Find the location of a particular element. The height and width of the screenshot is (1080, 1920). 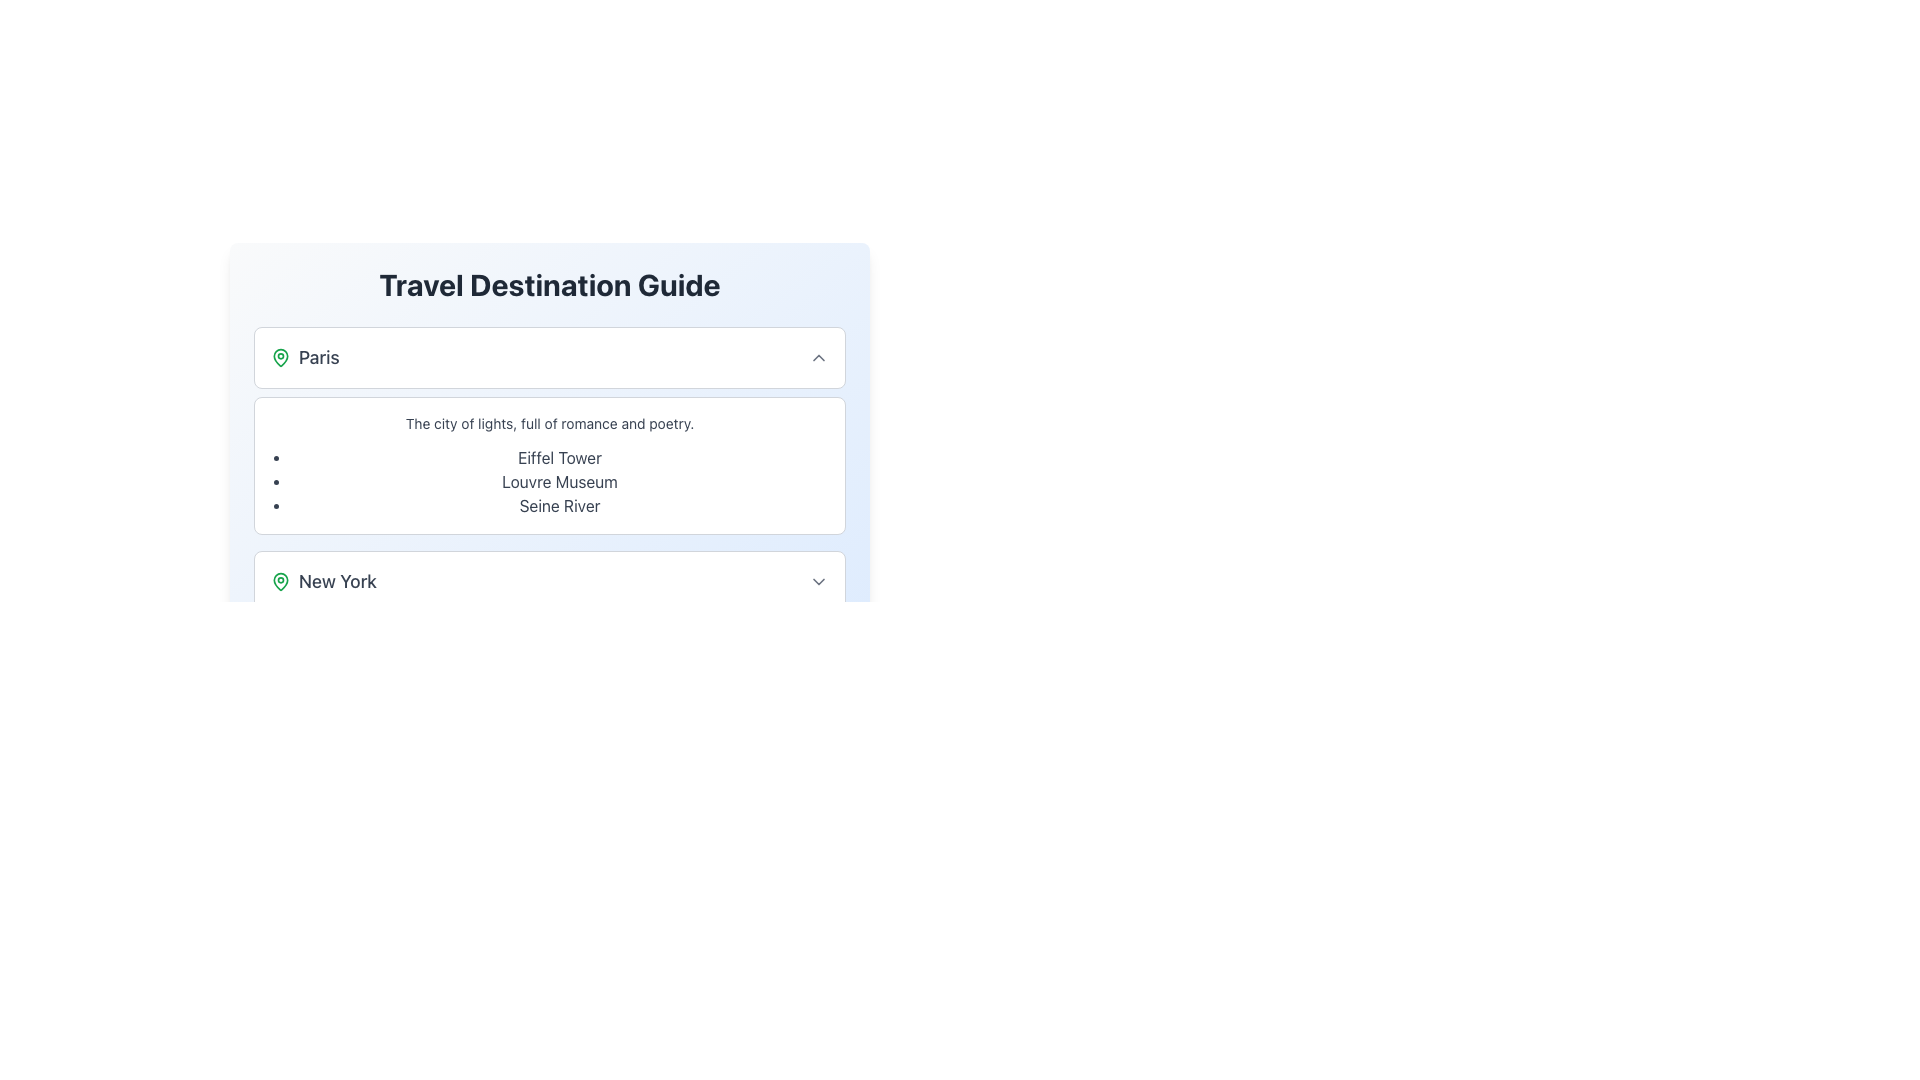

the third static text item in the bullet-pointed list under 'Travel Destination Guide' and 'Paris', which is positioned below 'Louvre Museum' is located at coordinates (560, 504).